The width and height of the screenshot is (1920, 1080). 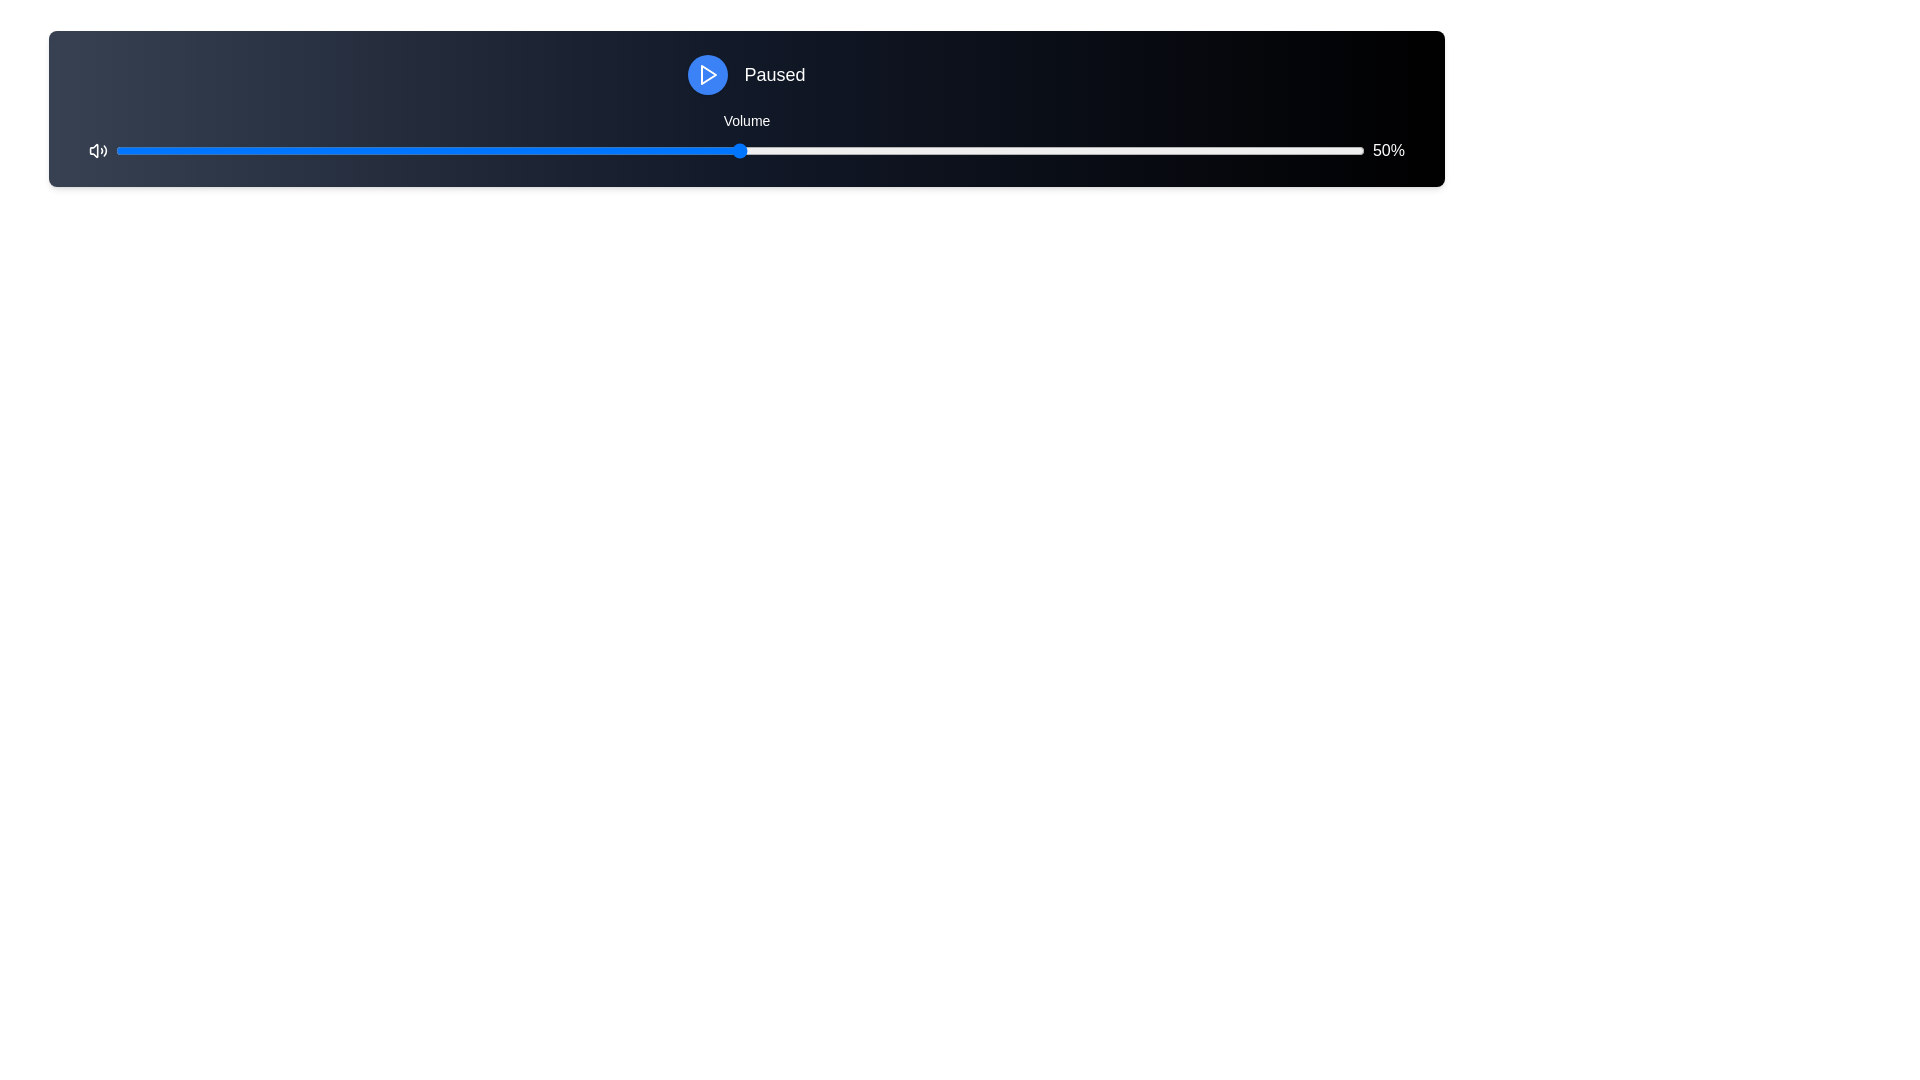 What do you see at coordinates (776, 149) in the screenshot?
I see `the volume level` at bounding box center [776, 149].